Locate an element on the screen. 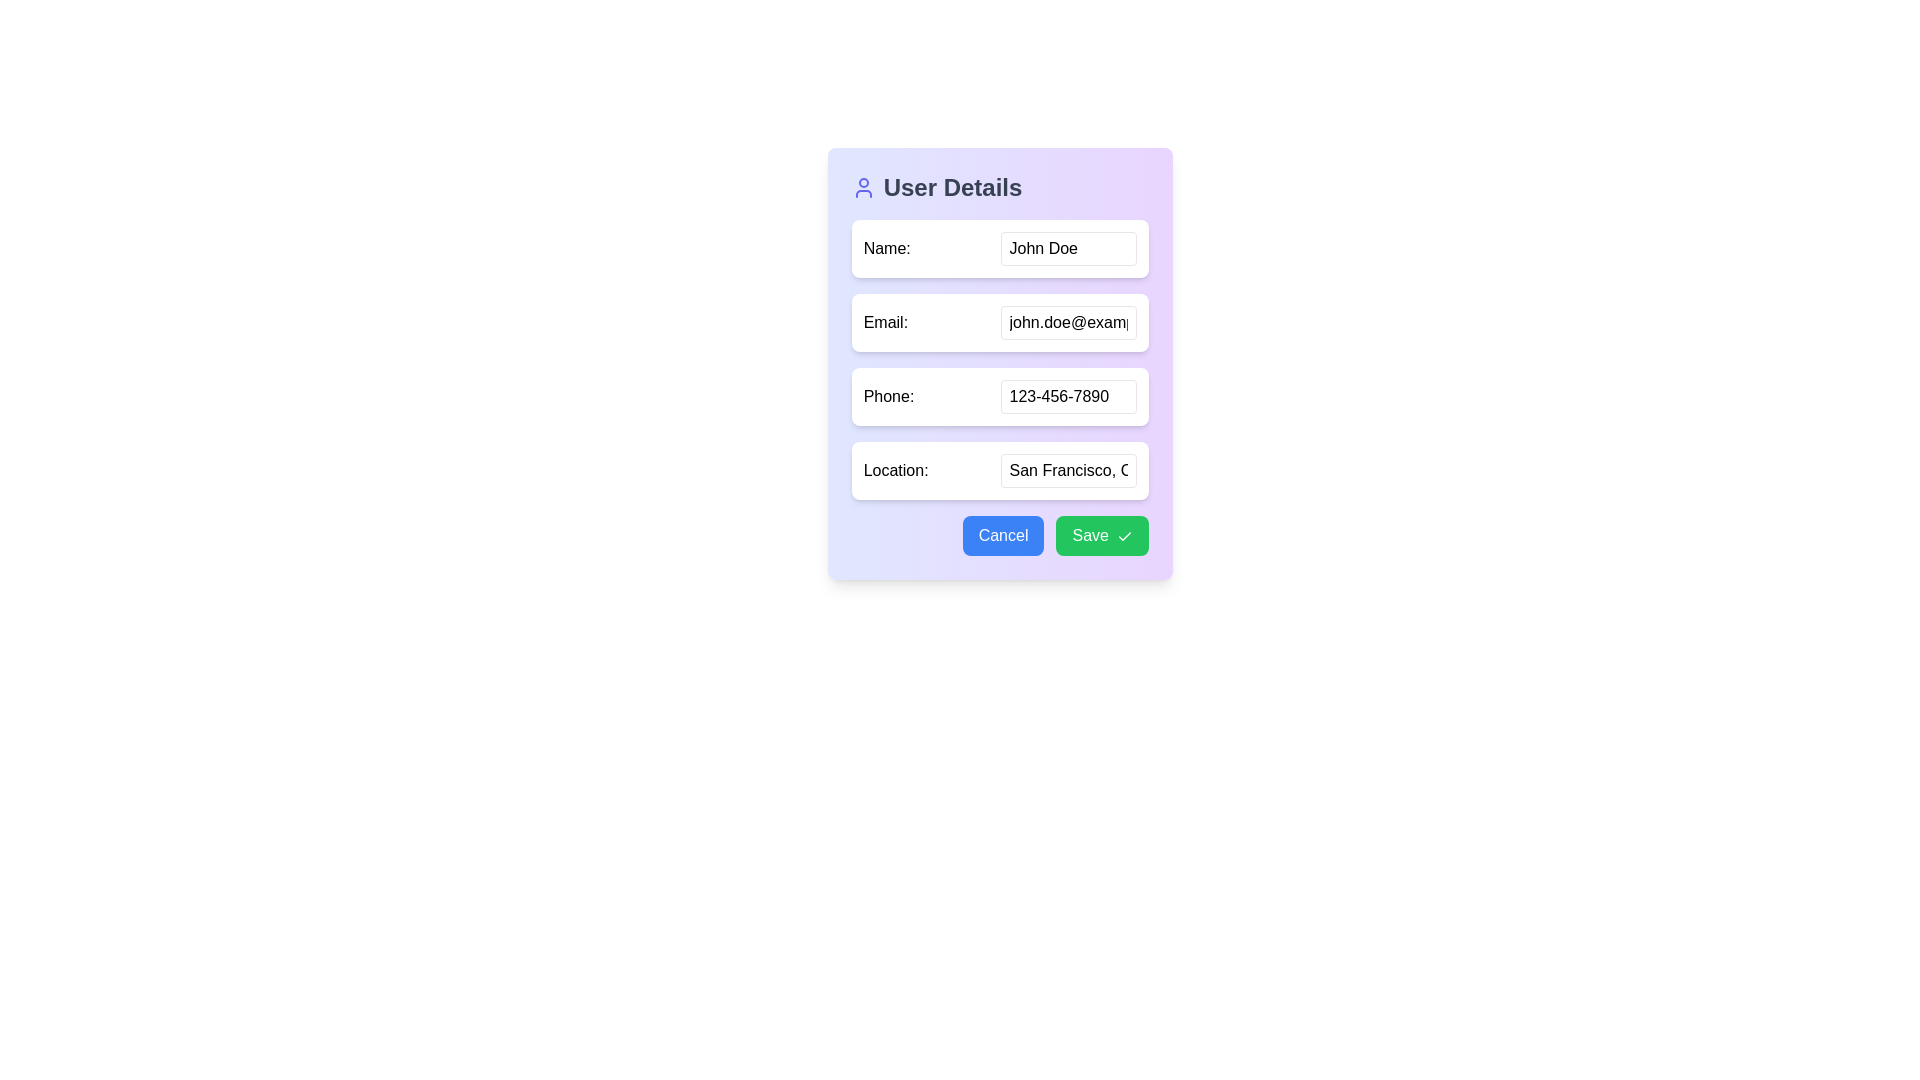  the Text input field for entering a name, which is pre-filled with 'John Doe' is located at coordinates (1067, 248).